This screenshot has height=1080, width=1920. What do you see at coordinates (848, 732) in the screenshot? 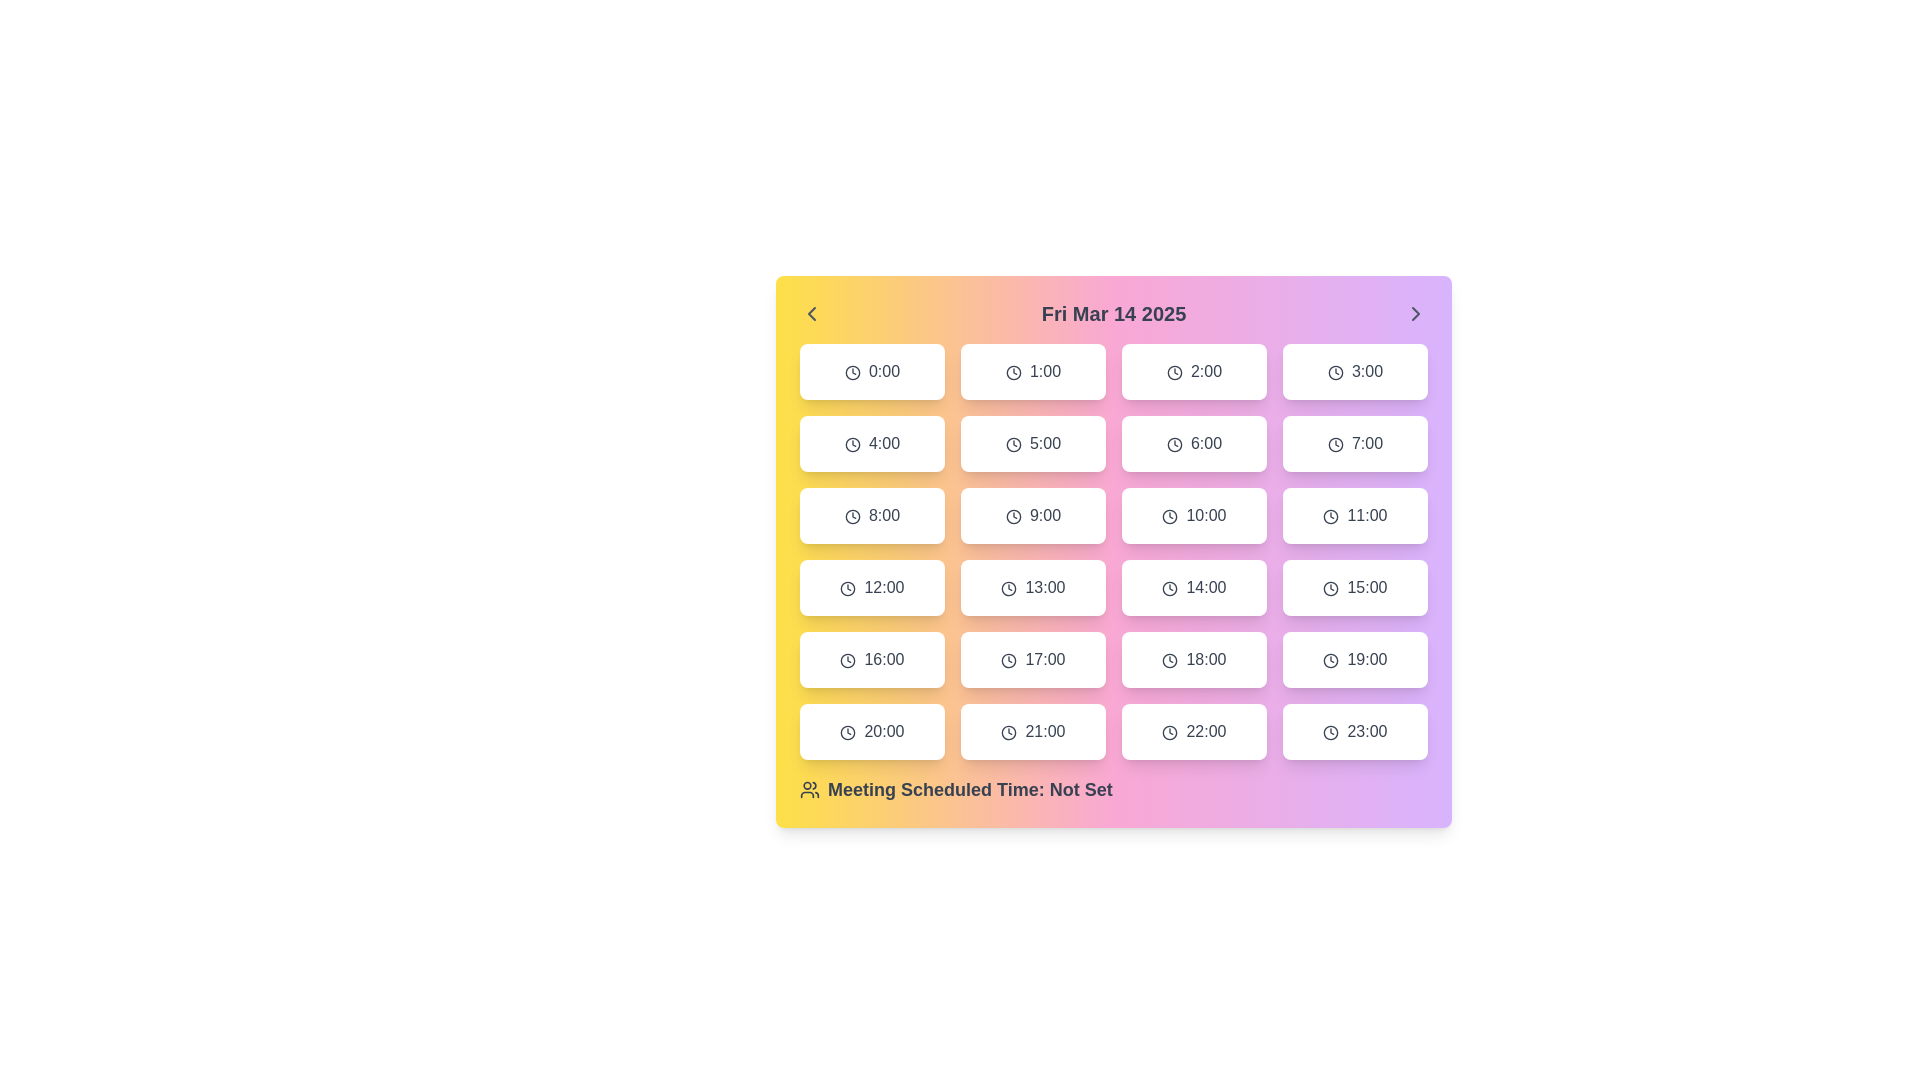
I see `the icon indicating the time '20:00', which is located to the left of the text label in the last card of the fourth row of the grid` at bounding box center [848, 732].